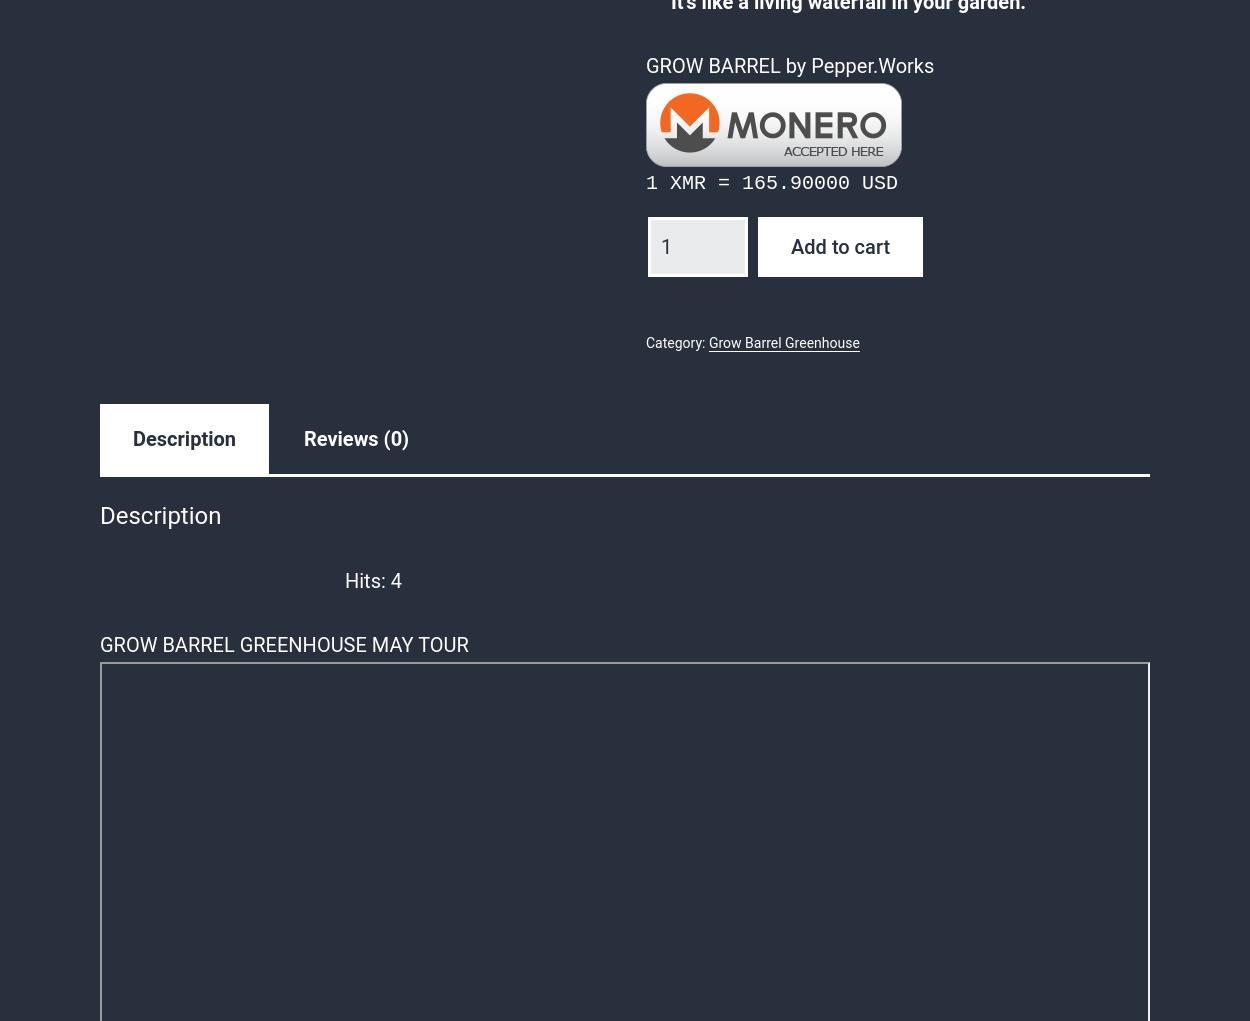 The height and width of the screenshot is (1021, 1250). Describe the element at coordinates (284, 643) in the screenshot. I see `'GROW BARREL GREENHOUSE MAY TOUR'` at that location.